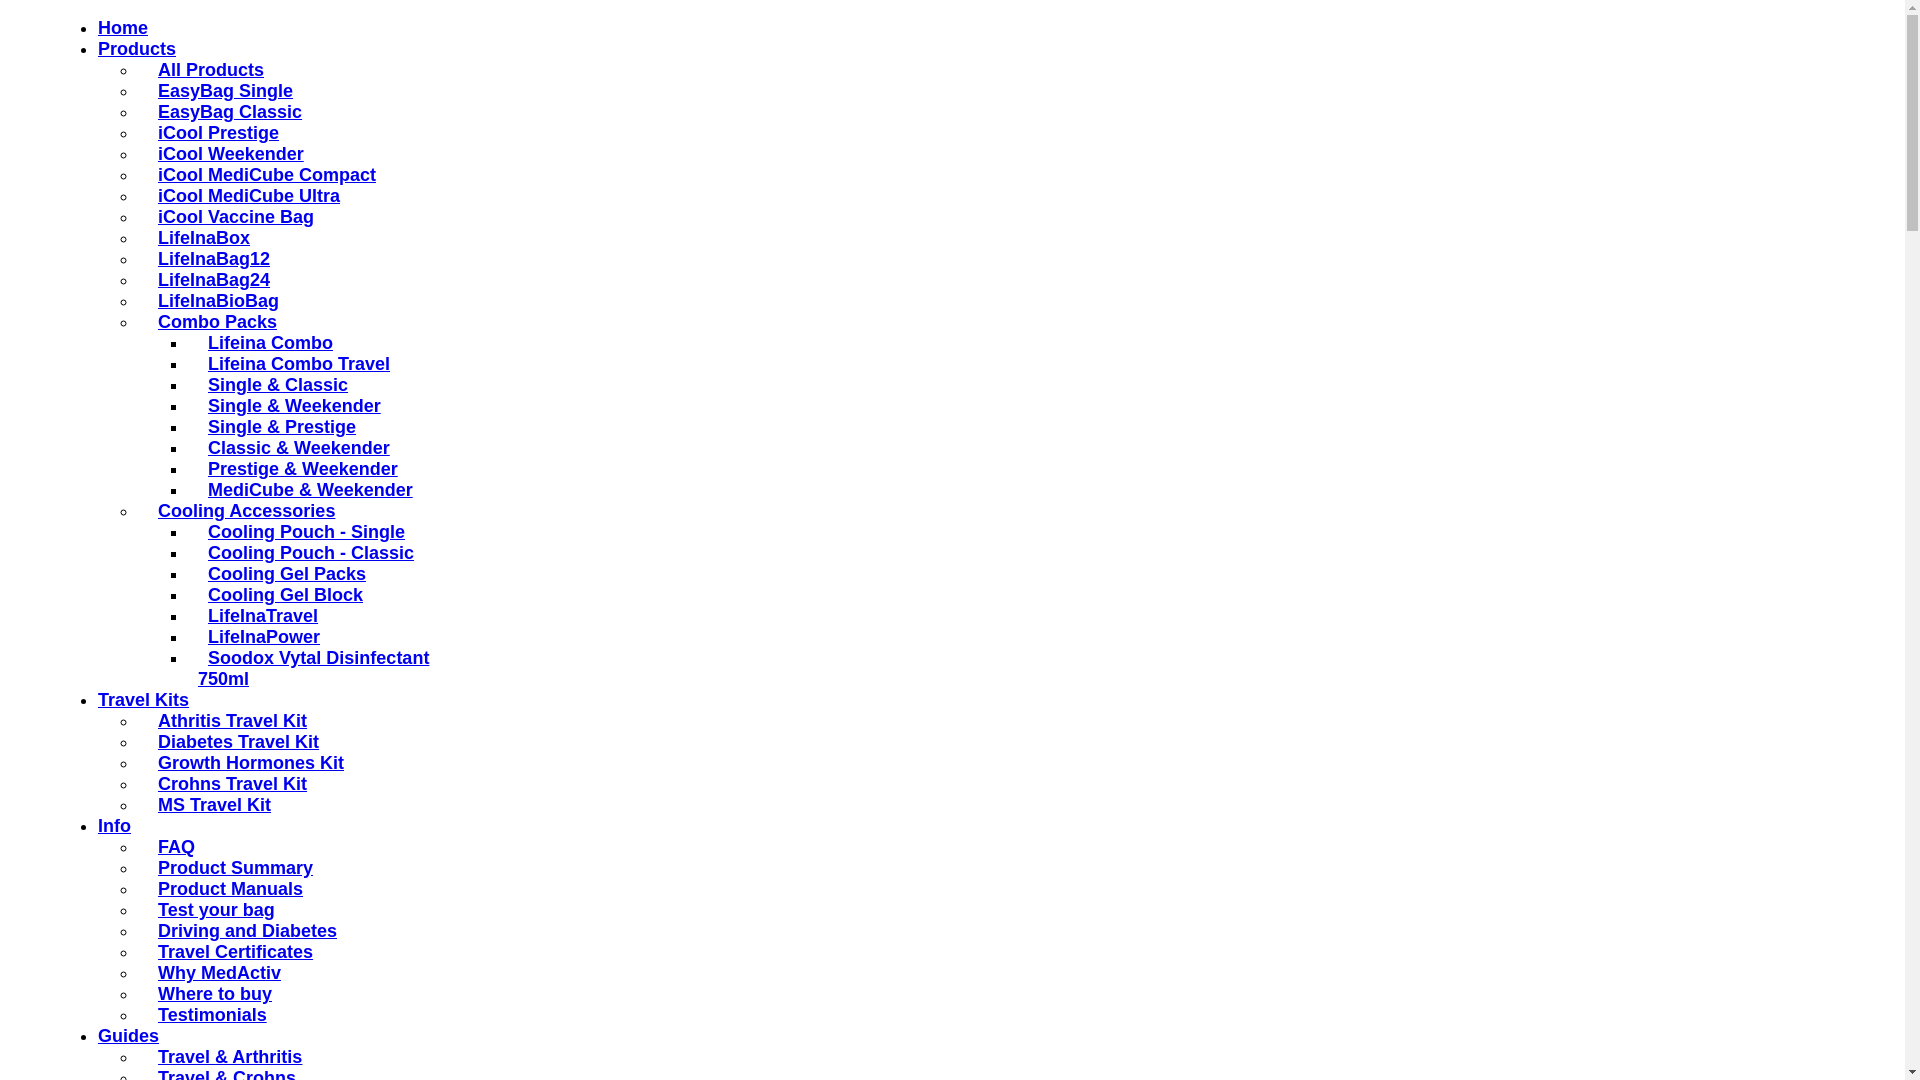  Describe the element at coordinates (292, 446) in the screenshot. I see `'Classic & Weekender'` at that location.